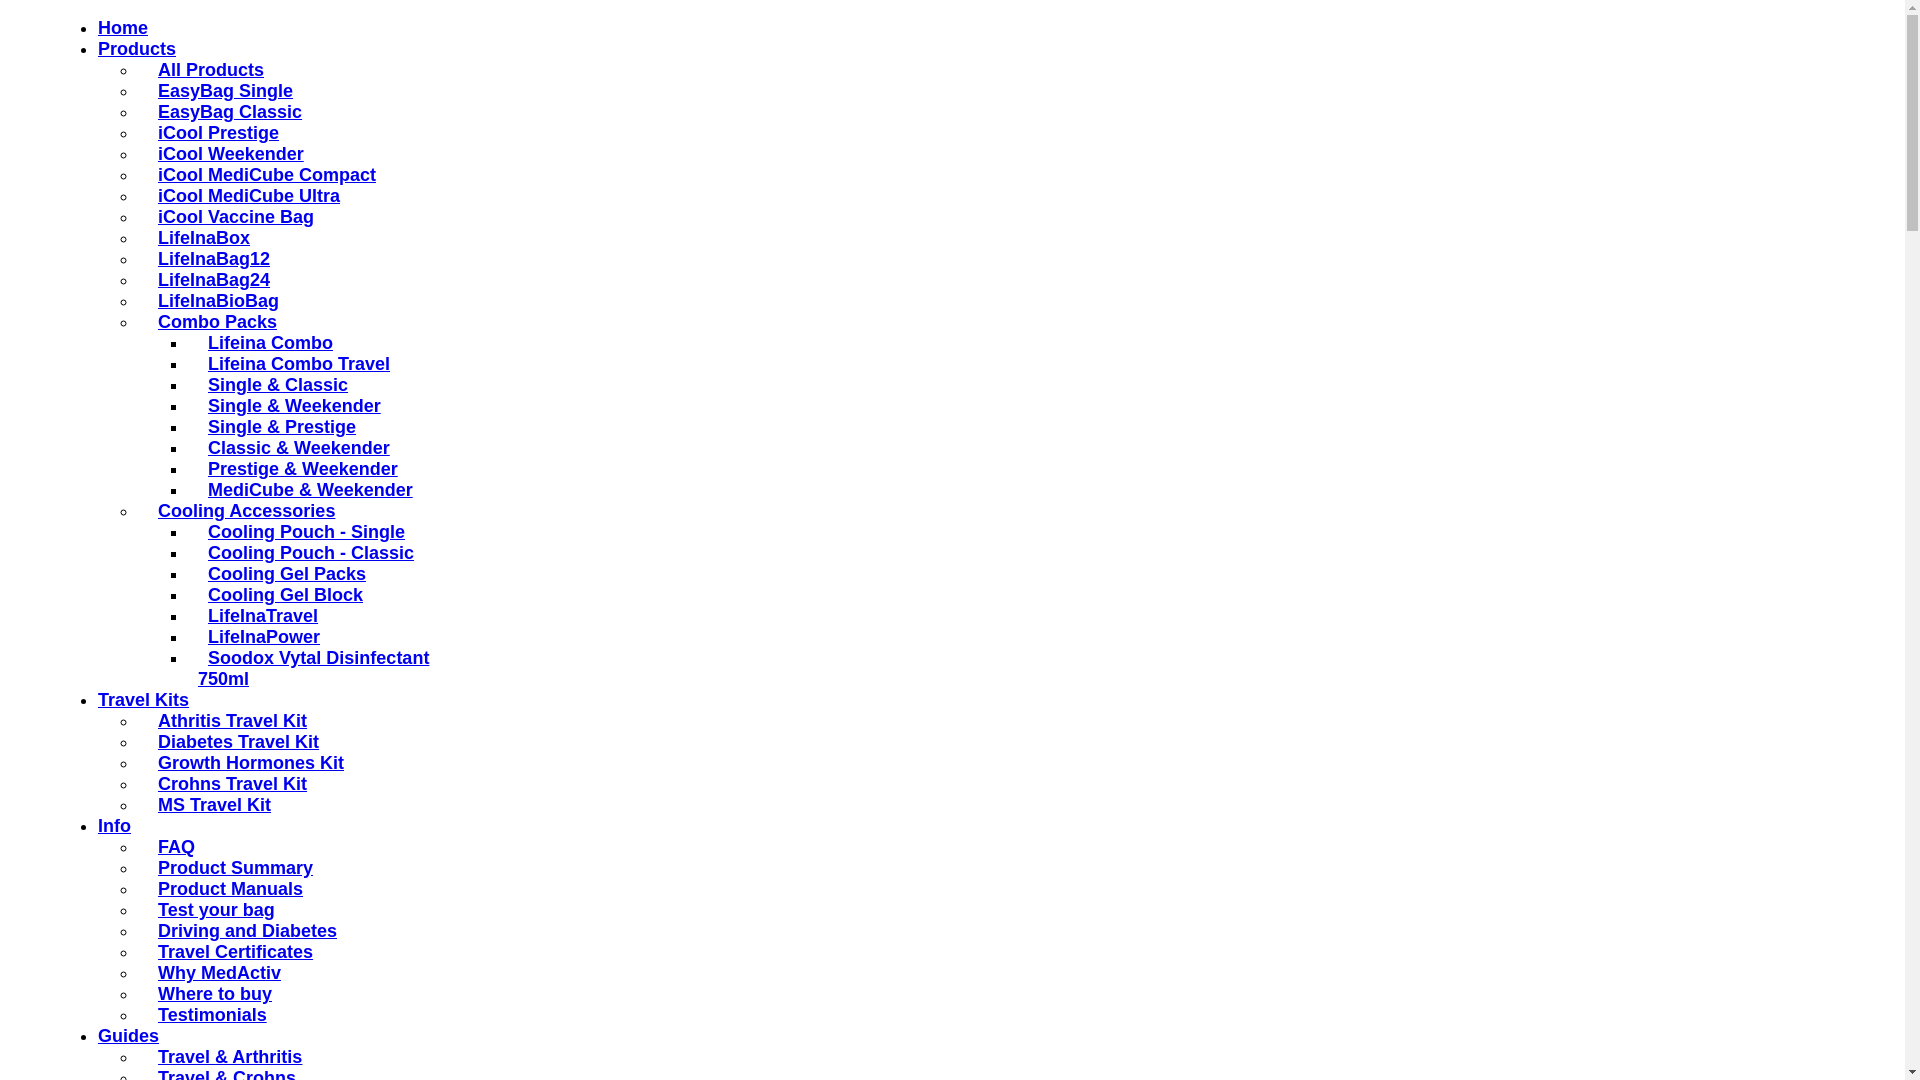  Describe the element at coordinates (292, 446) in the screenshot. I see `'Classic & Weekender'` at that location.